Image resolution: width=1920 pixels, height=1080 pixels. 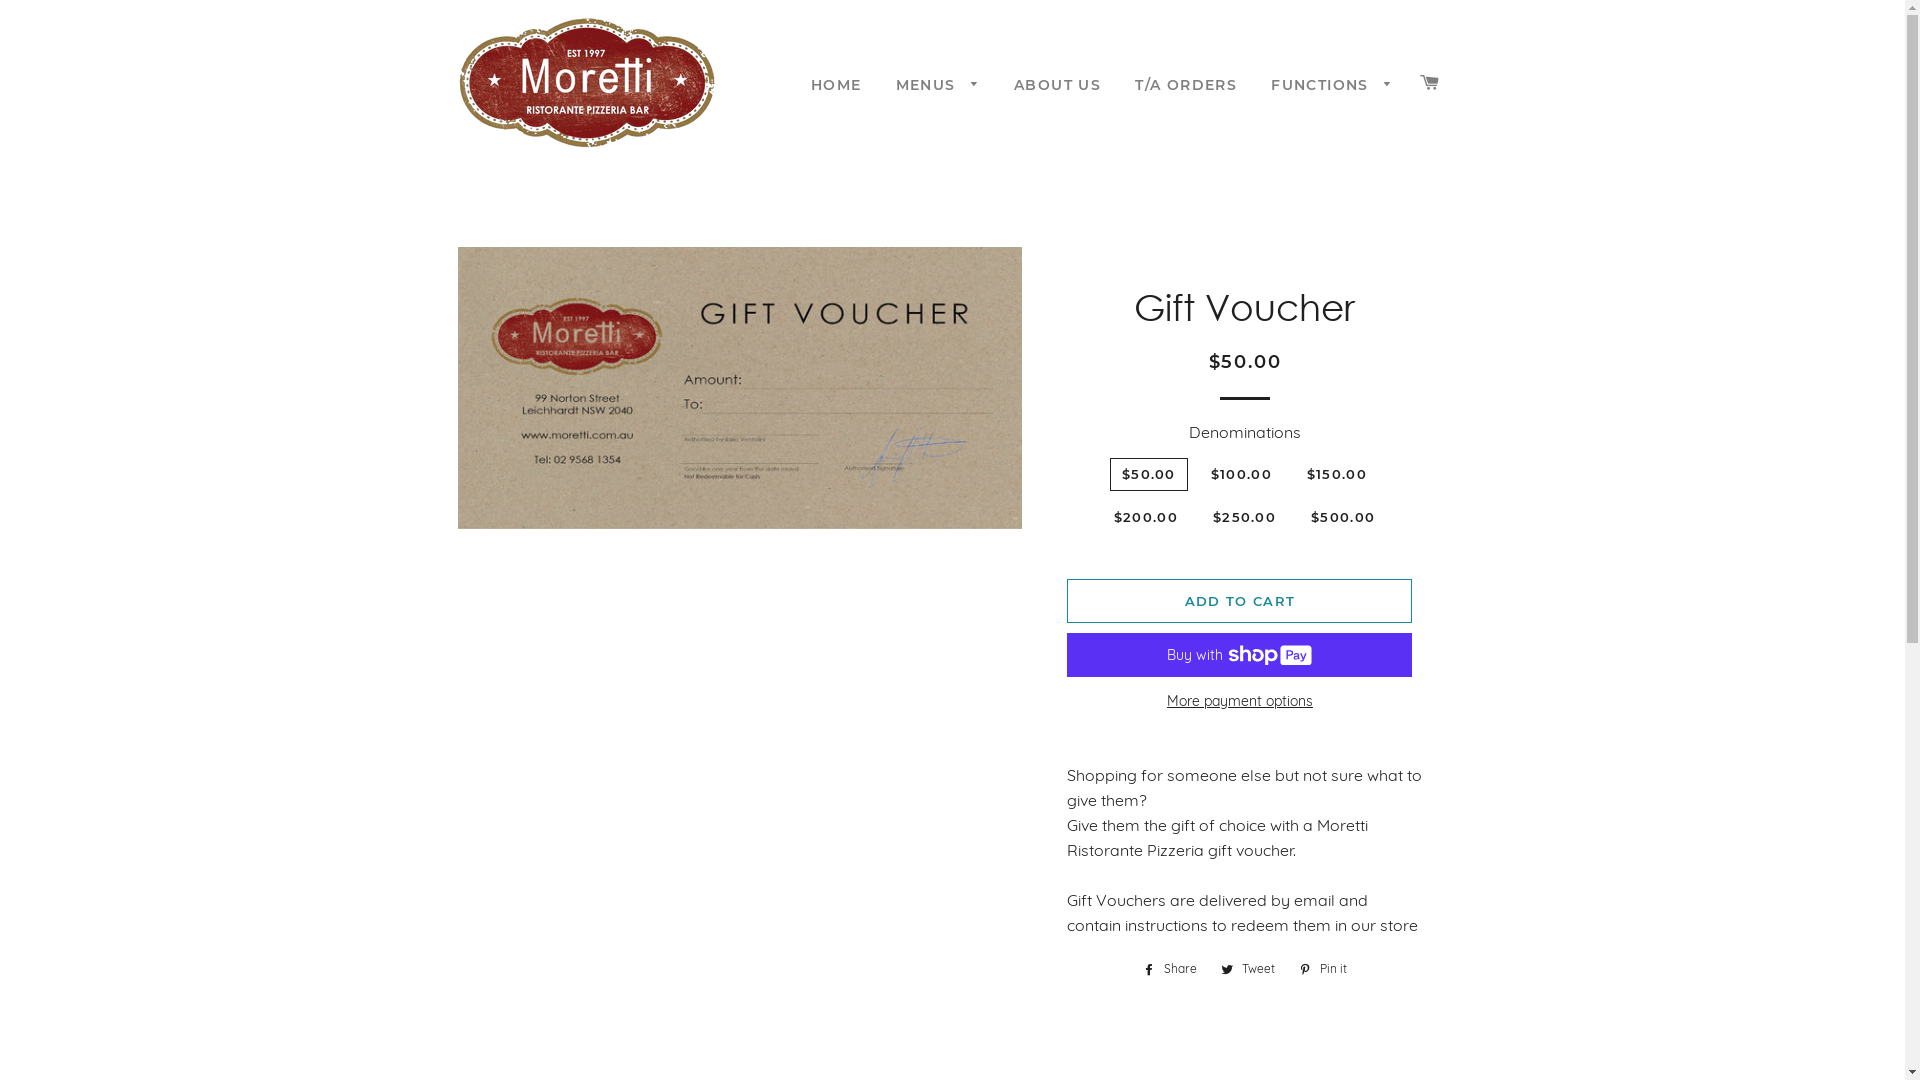 I want to click on 'Pin it, so click(x=1289, y=967).